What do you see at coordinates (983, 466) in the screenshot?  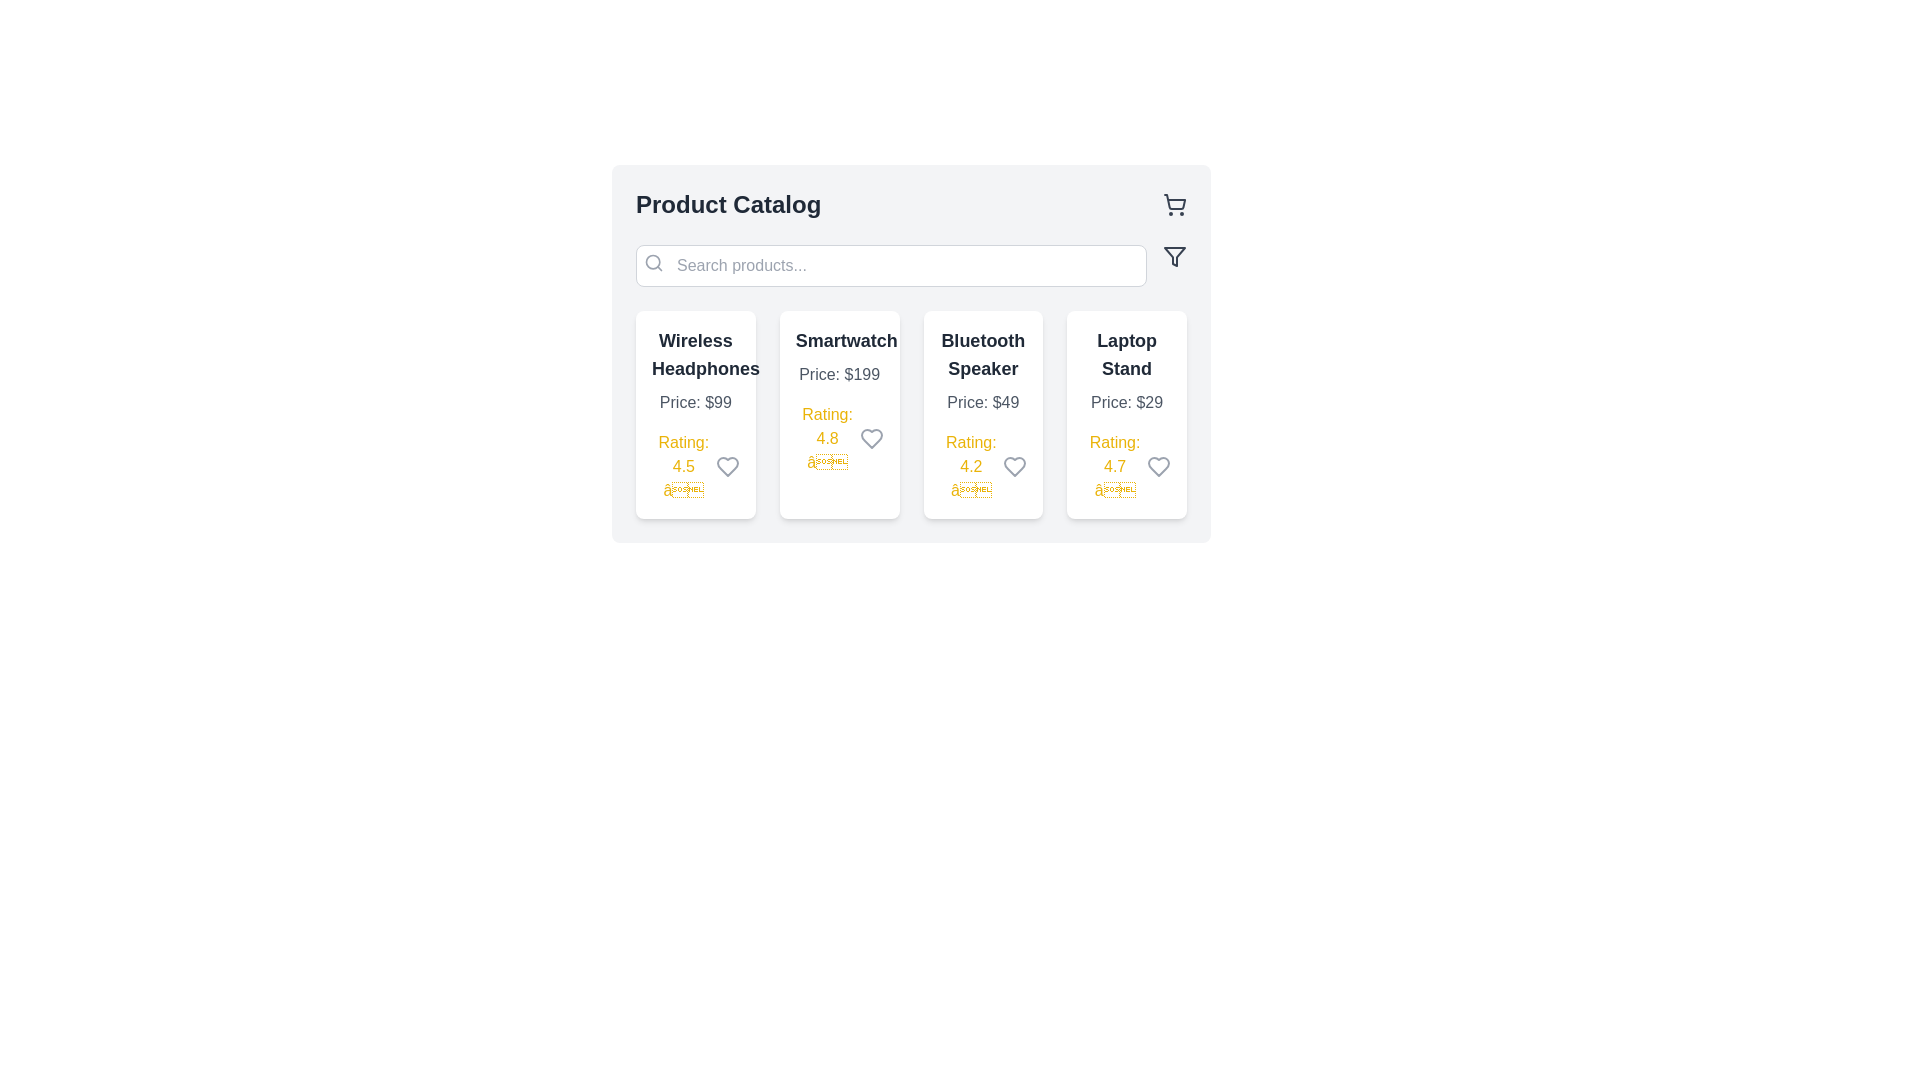 I see `the rating information displayed for the product 'Bluetooth Speaker' located in the third column of the product catalog grid, which shows a rating value of 4.2 stars` at bounding box center [983, 466].